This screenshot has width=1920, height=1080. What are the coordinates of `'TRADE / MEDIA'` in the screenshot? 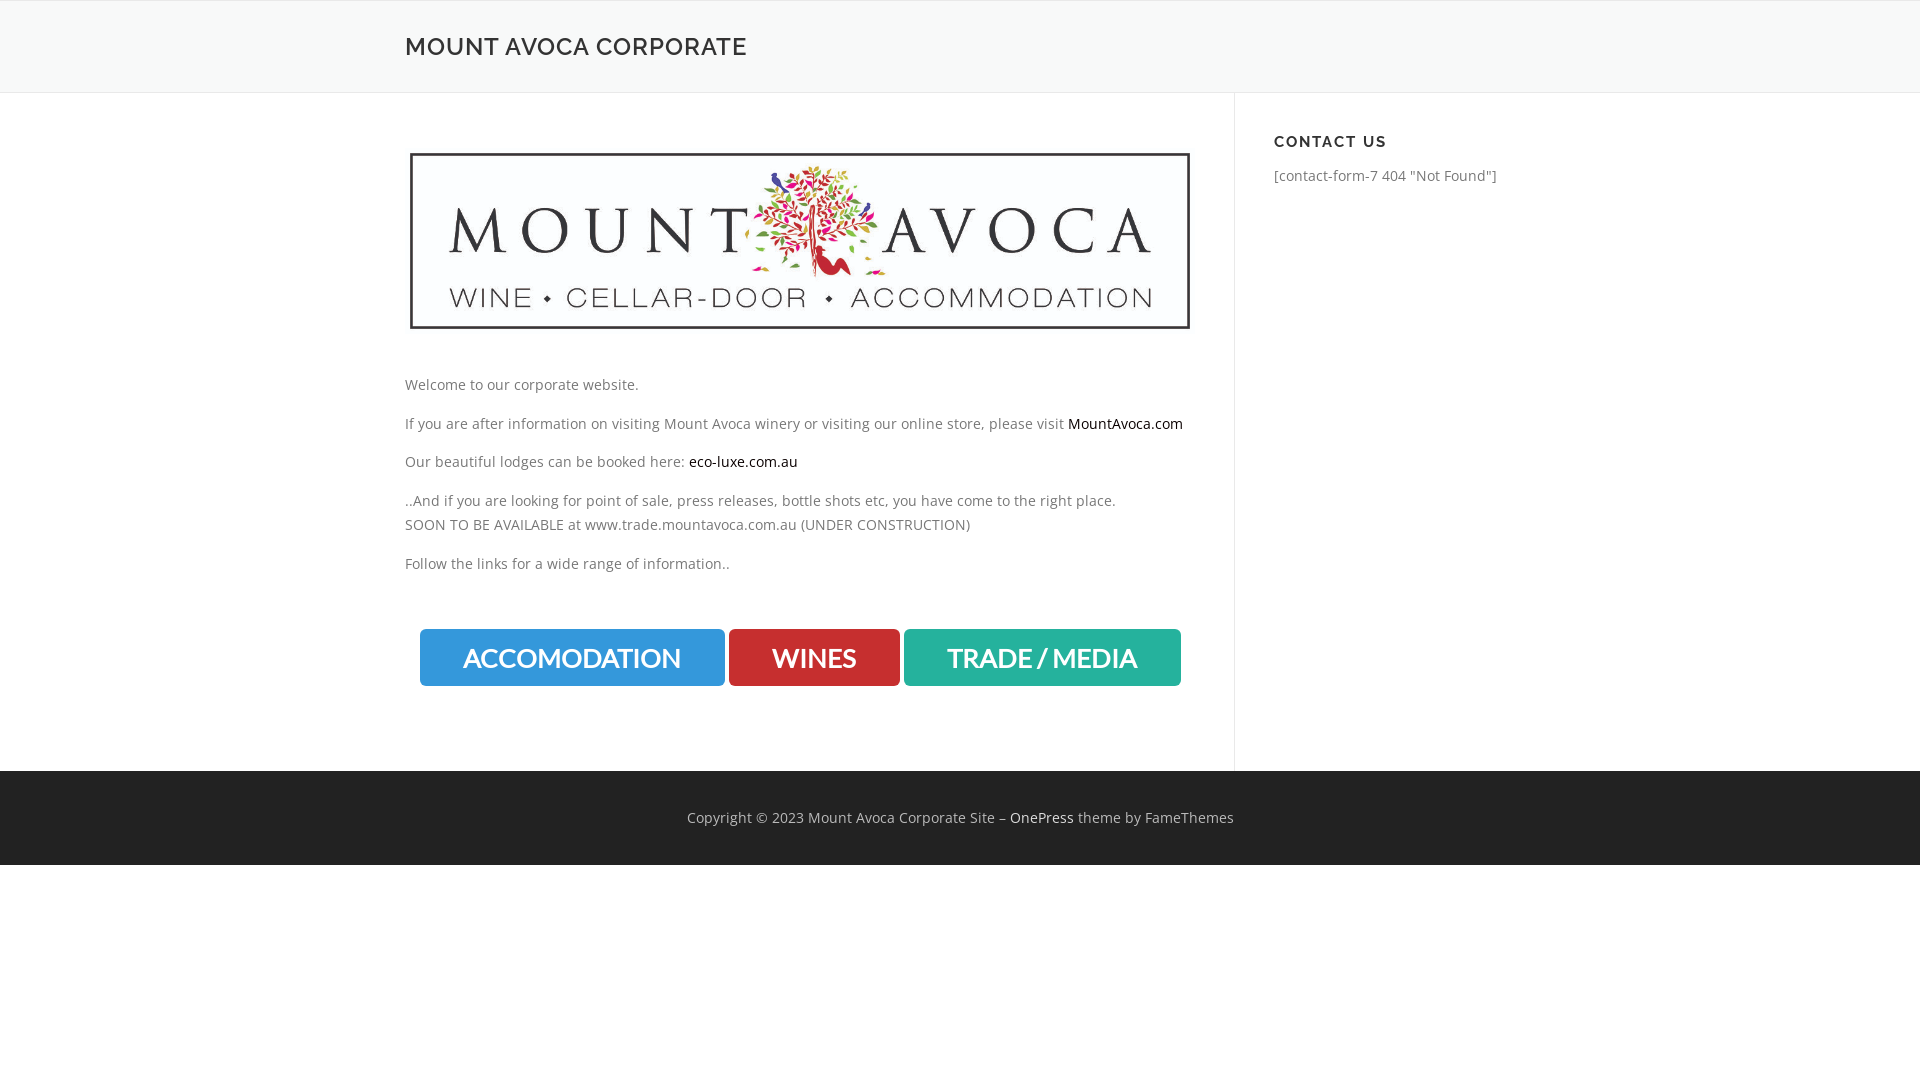 It's located at (1041, 657).